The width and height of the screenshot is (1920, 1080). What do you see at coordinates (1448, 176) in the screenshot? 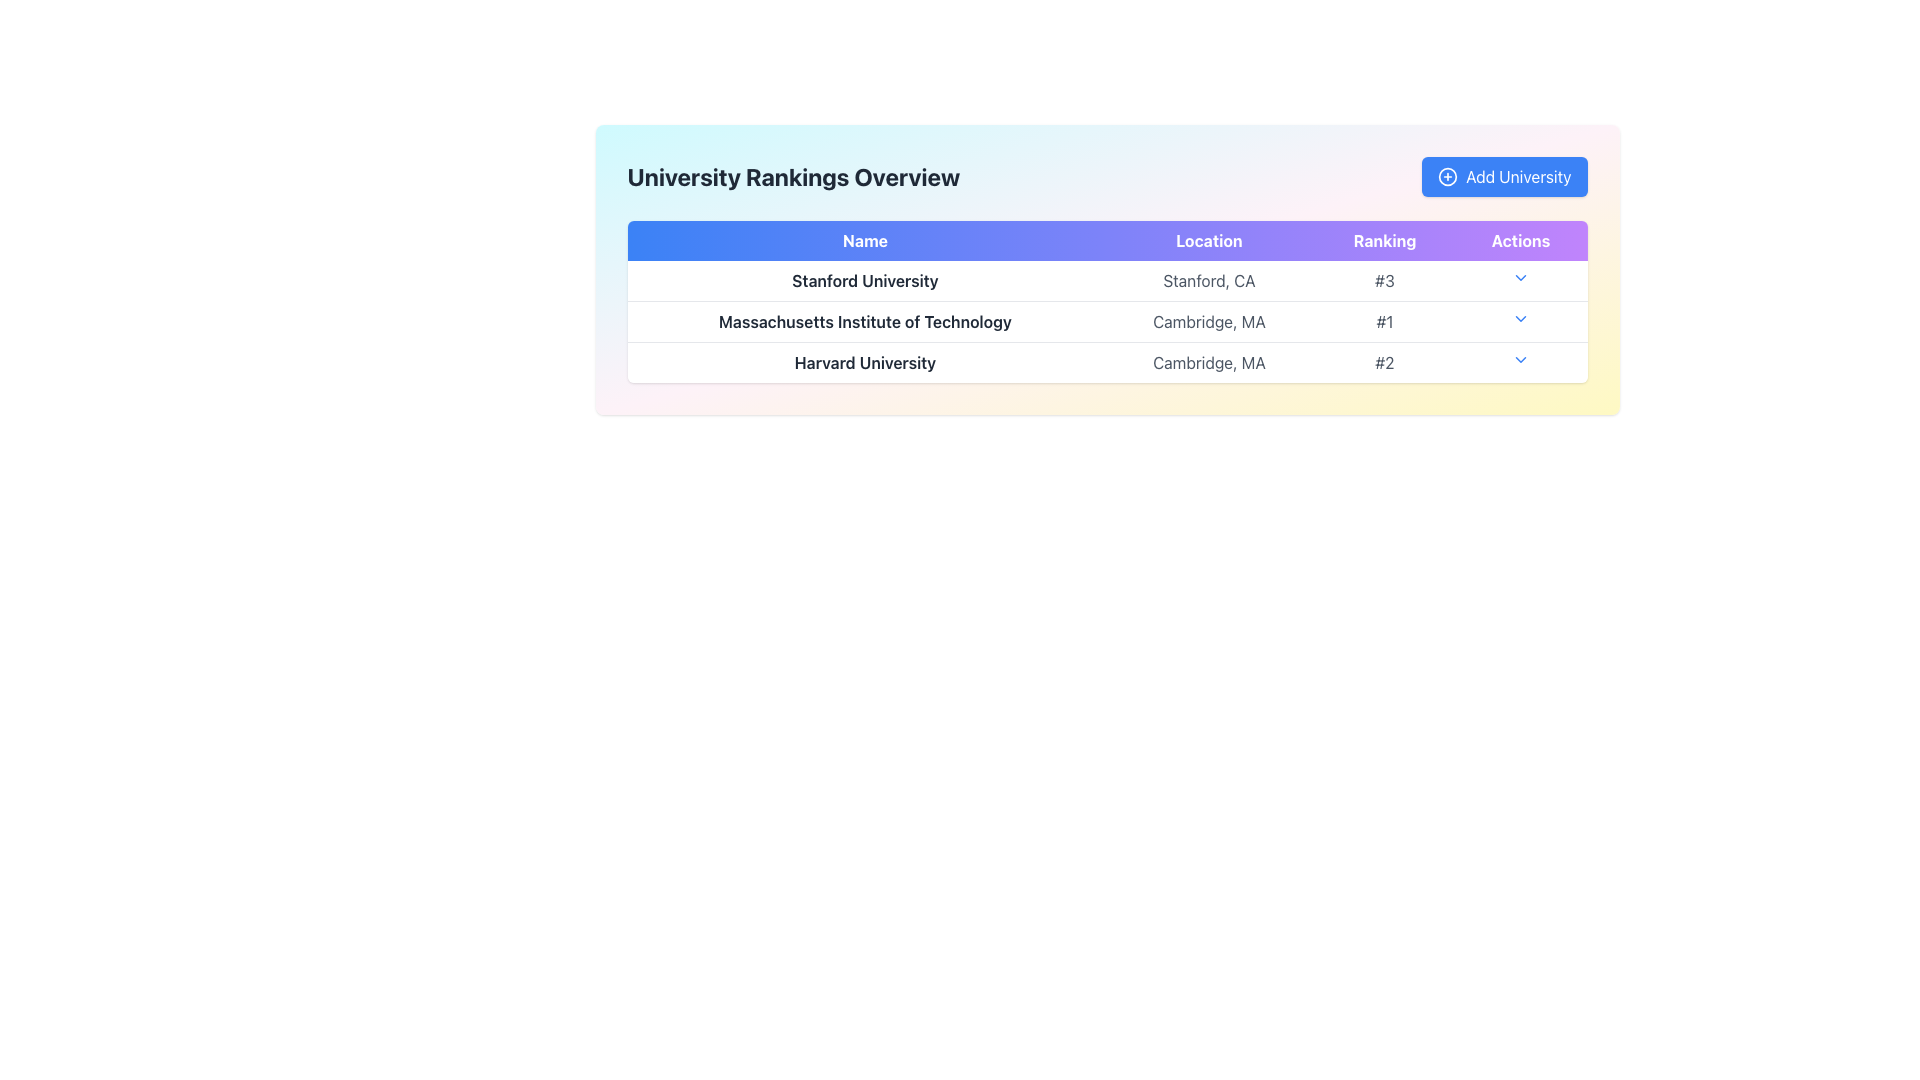
I see `the circular icon with a plus sign (+) in the center of the 'Add University' button, which is styled in white on a blue background` at bounding box center [1448, 176].